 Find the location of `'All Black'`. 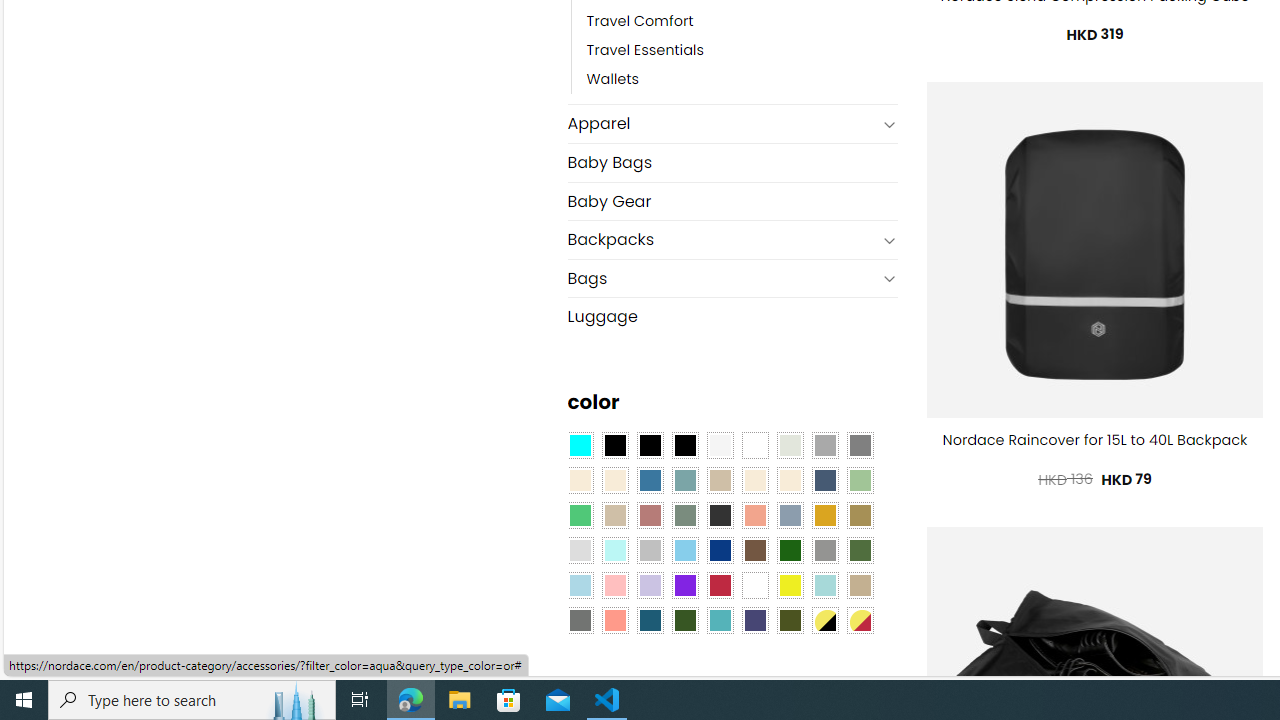

'All Black' is located at coordinates (614, 443).